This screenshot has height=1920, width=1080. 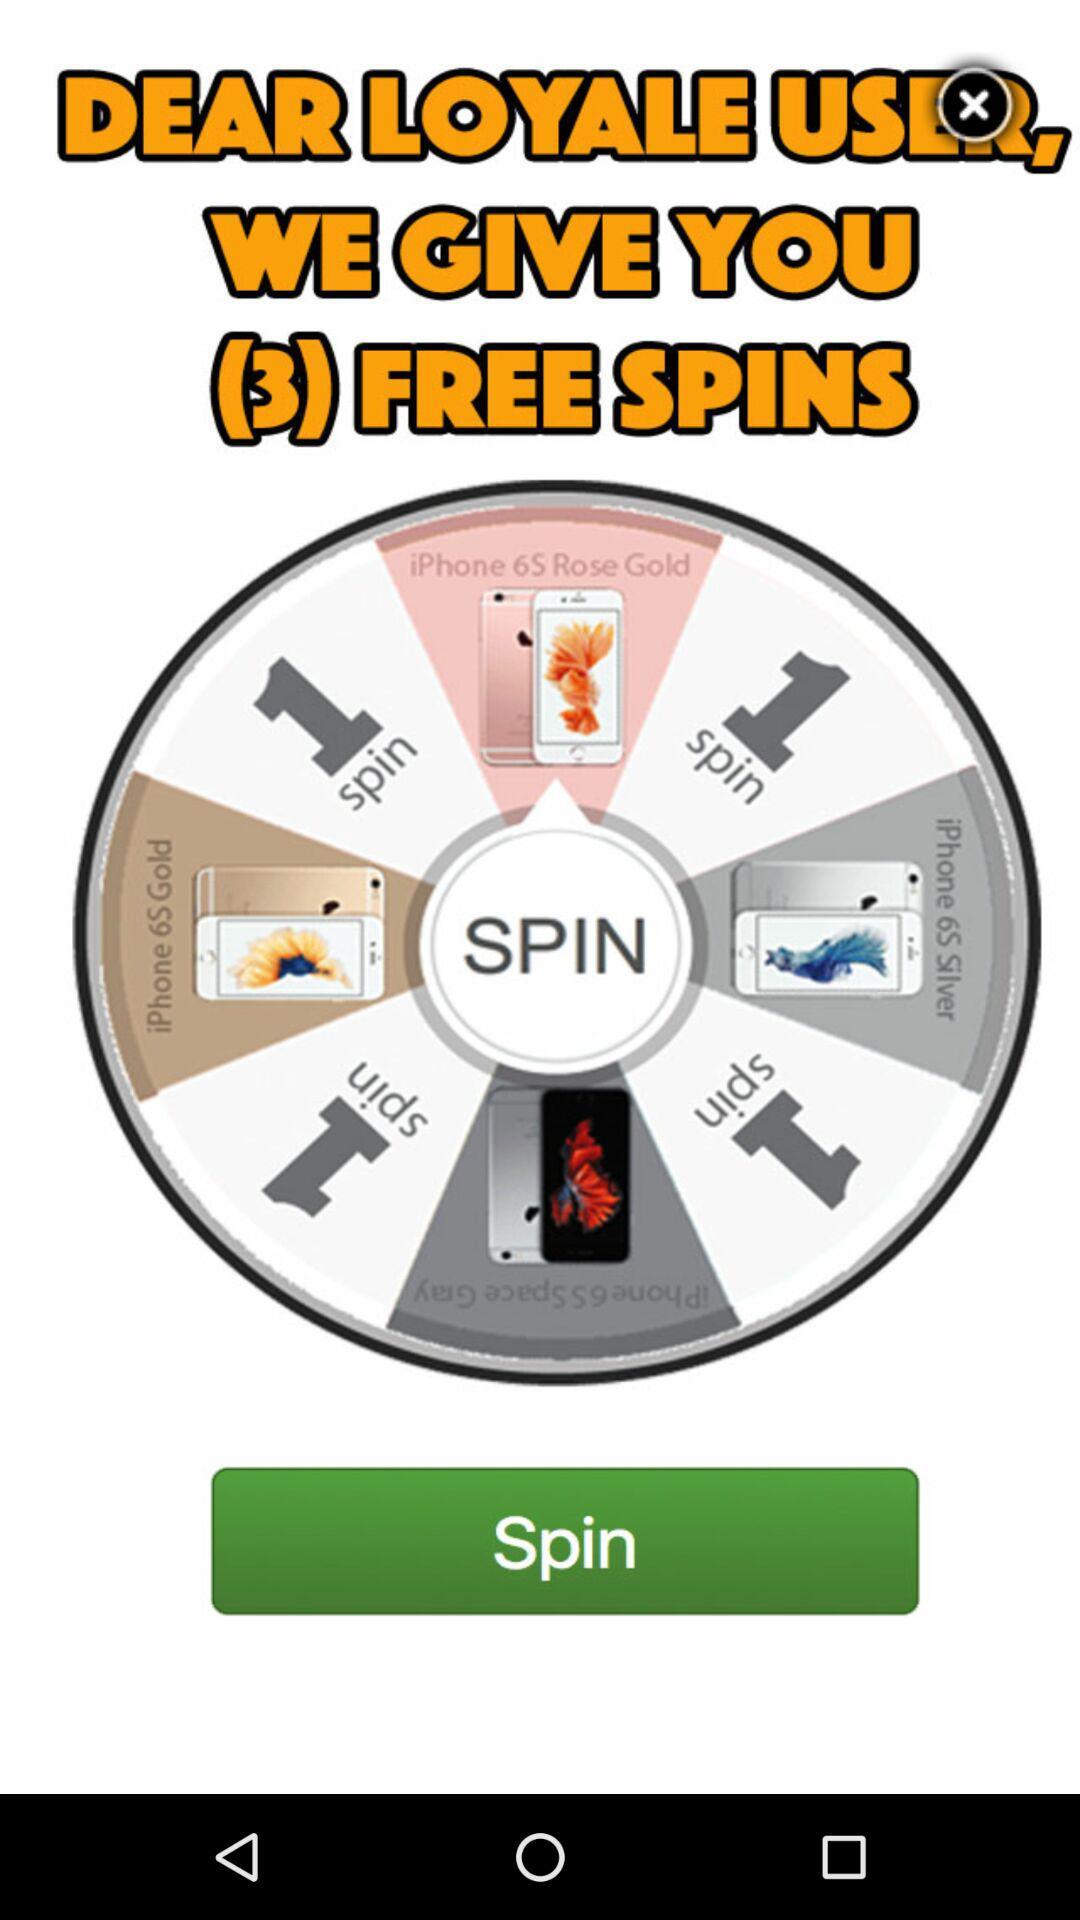 I want to click on the close icon, so click(x=974, y=111).